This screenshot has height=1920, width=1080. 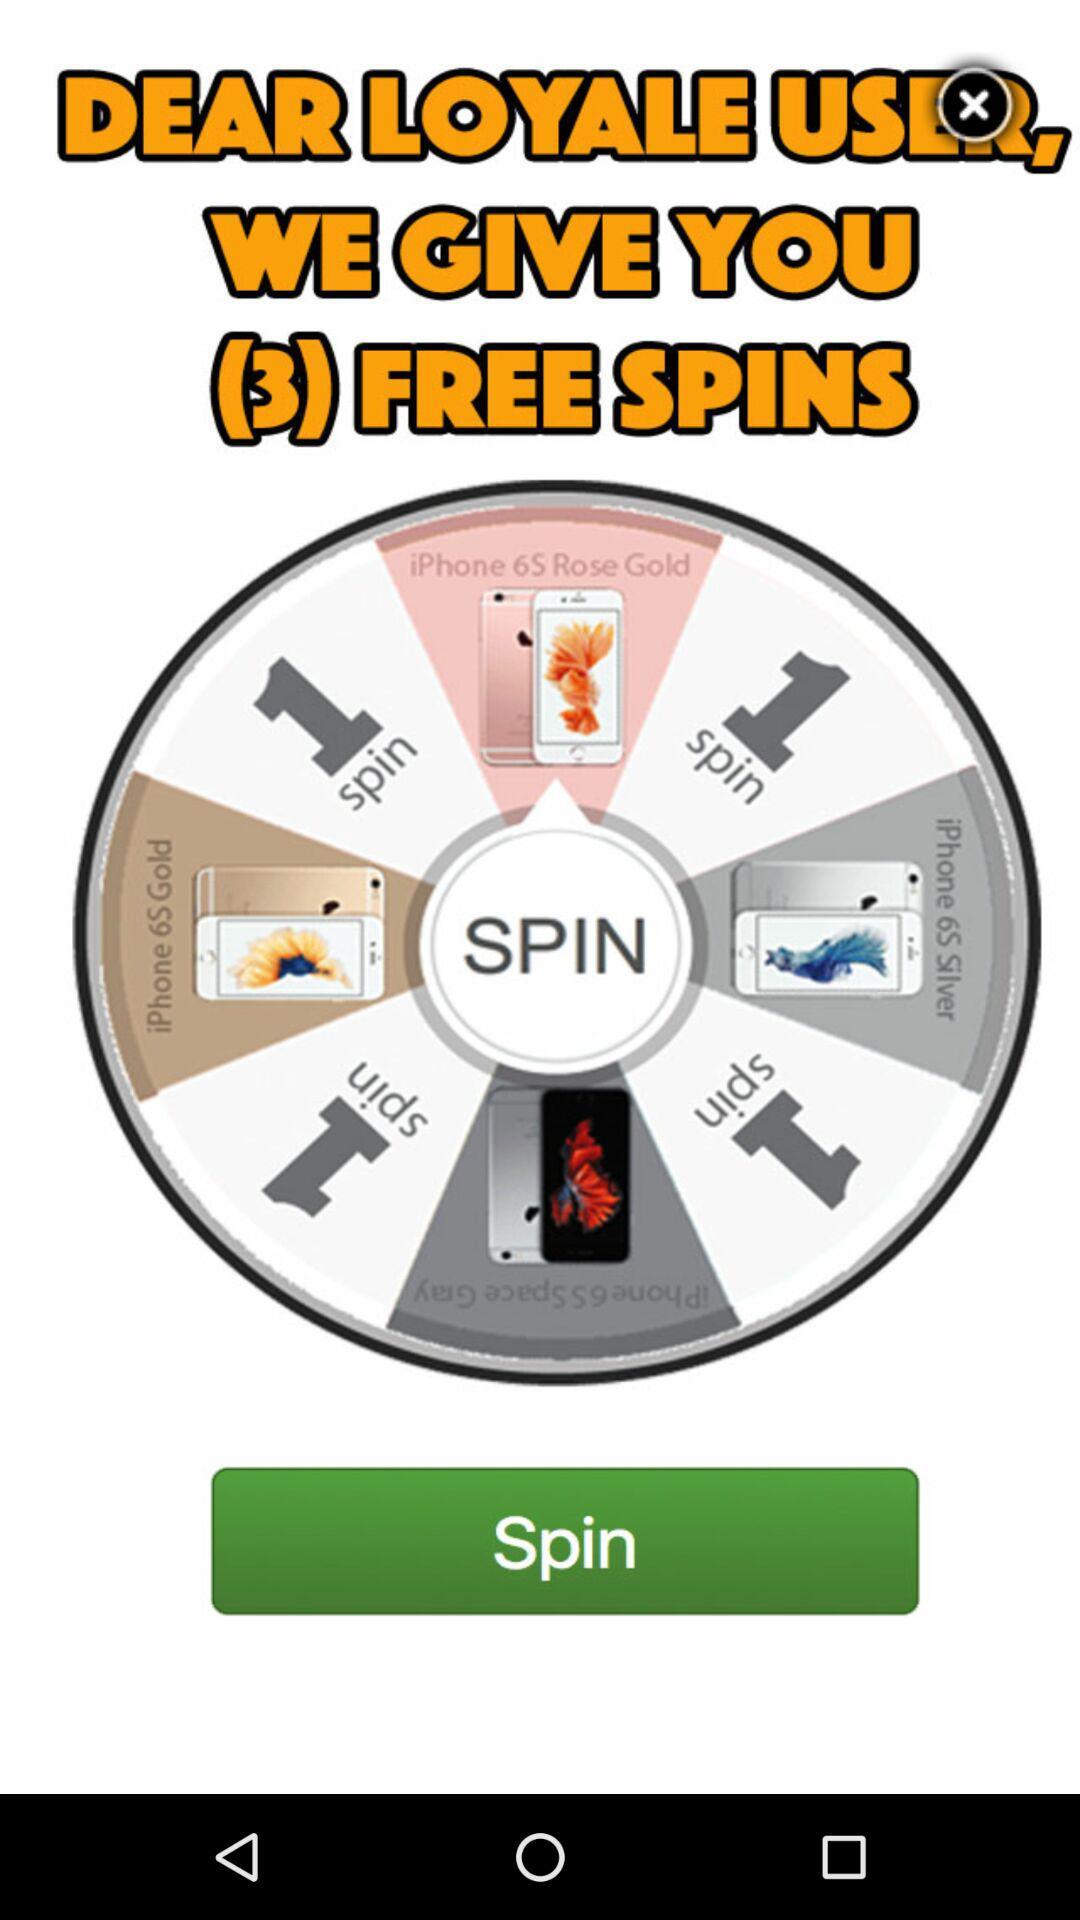 I want to click on the close icon, so click(x=974, y=111).